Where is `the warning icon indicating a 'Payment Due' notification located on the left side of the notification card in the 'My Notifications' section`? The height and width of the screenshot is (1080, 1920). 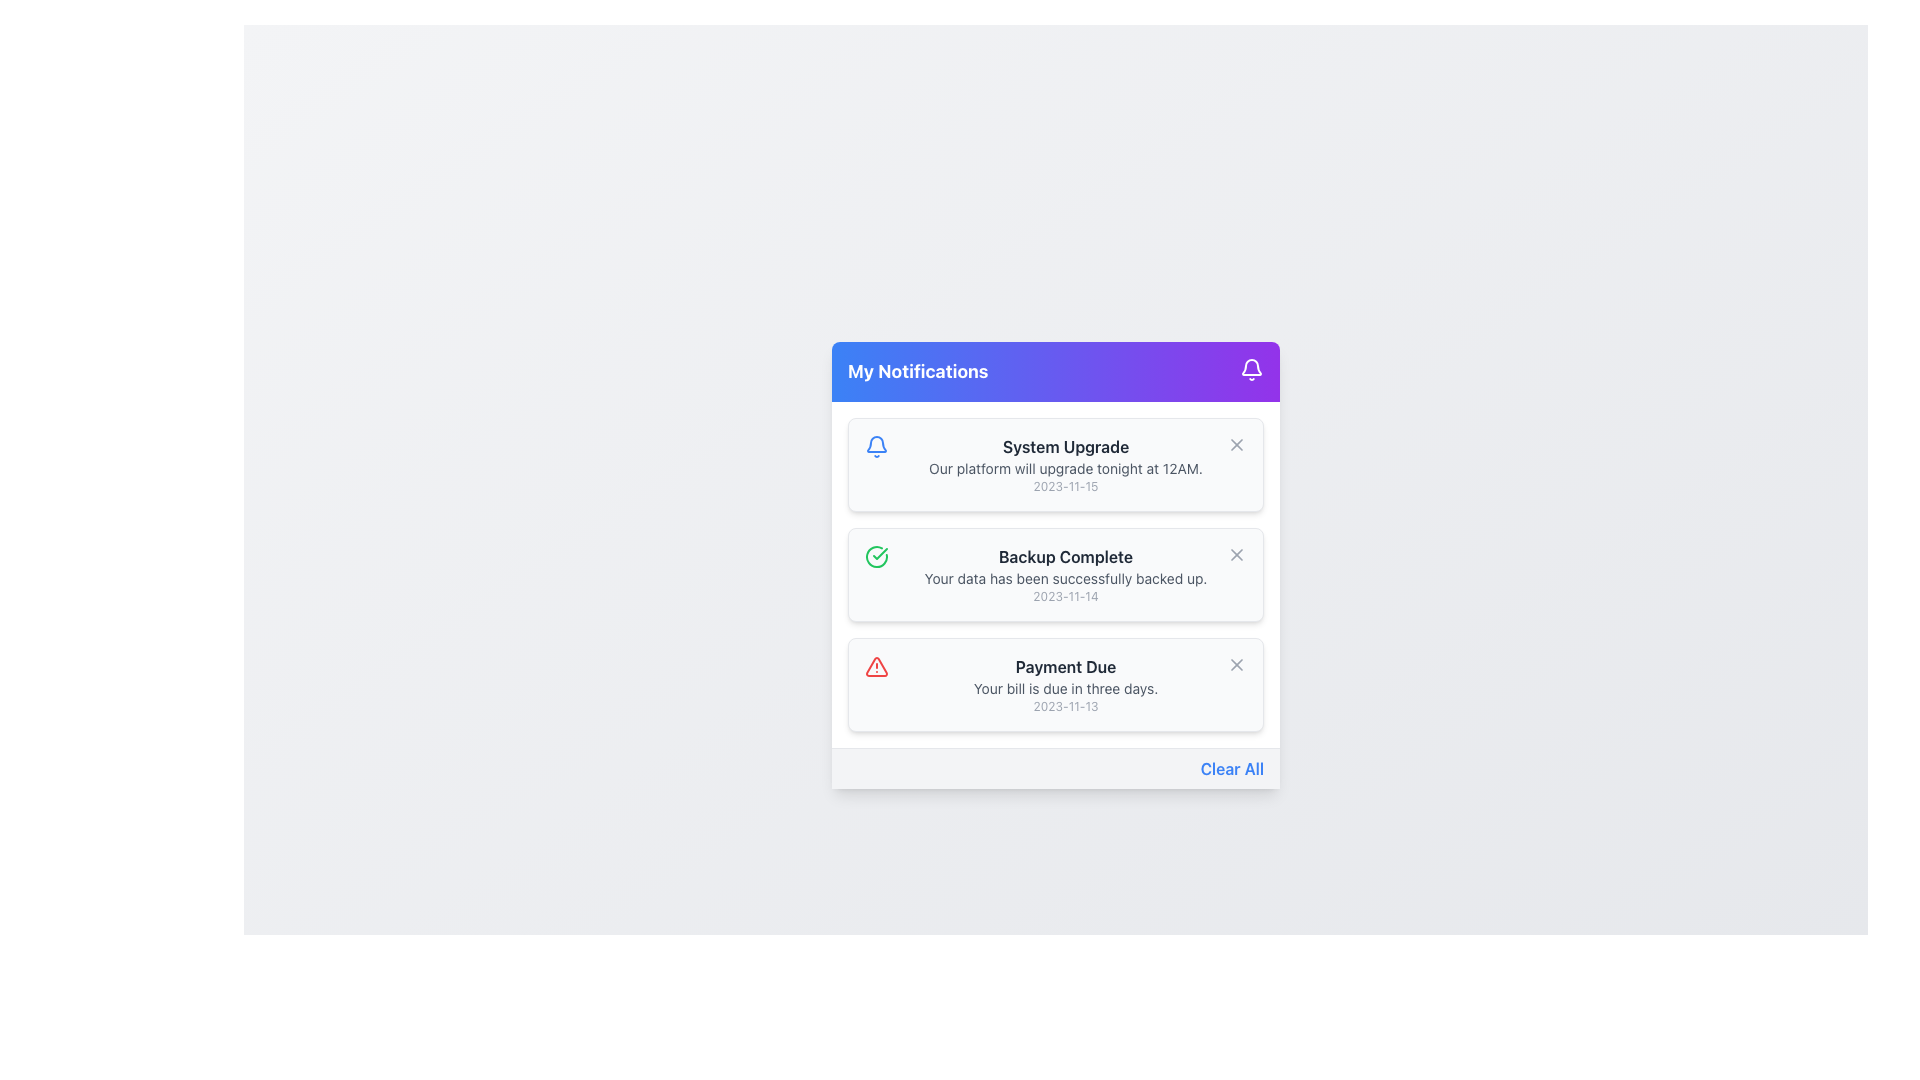 the warning icon indicating a 'Payment Due' notification located on the left side of the notification card in the 'My Notifications' section is located at coordinates (877, 666).